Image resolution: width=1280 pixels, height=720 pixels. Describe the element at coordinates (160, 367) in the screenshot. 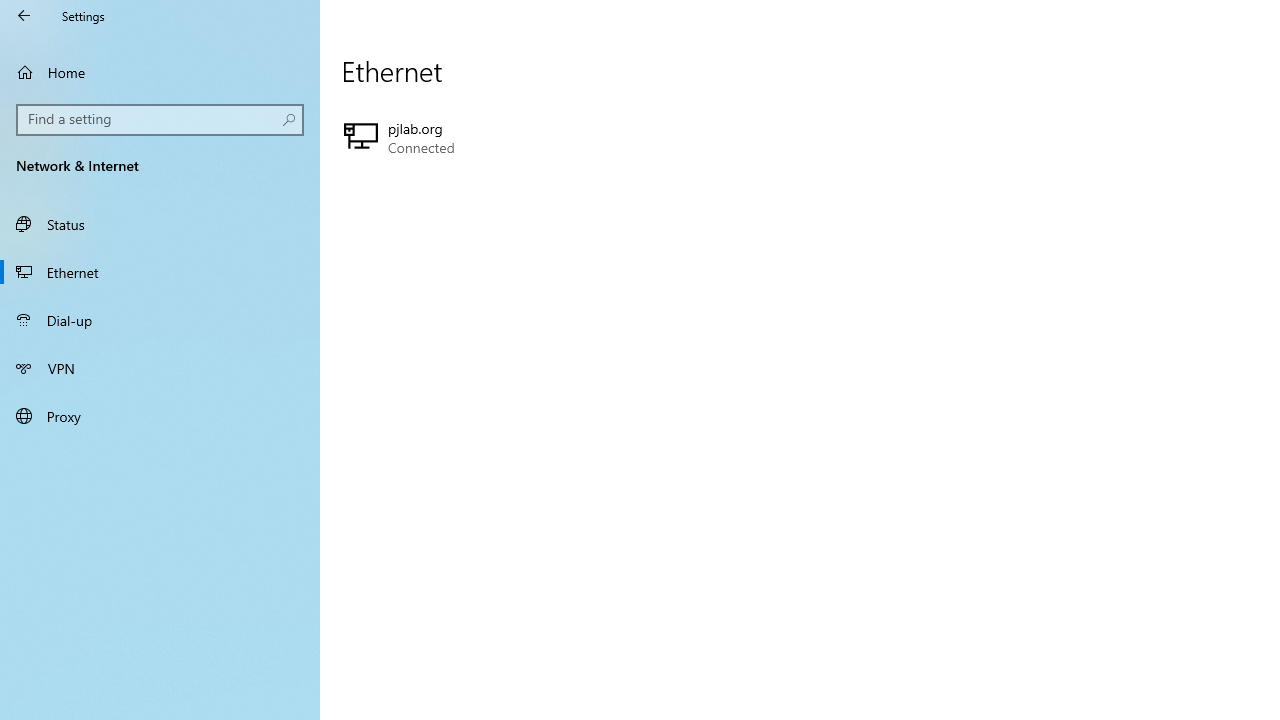

I see `'VPN'` at that location.